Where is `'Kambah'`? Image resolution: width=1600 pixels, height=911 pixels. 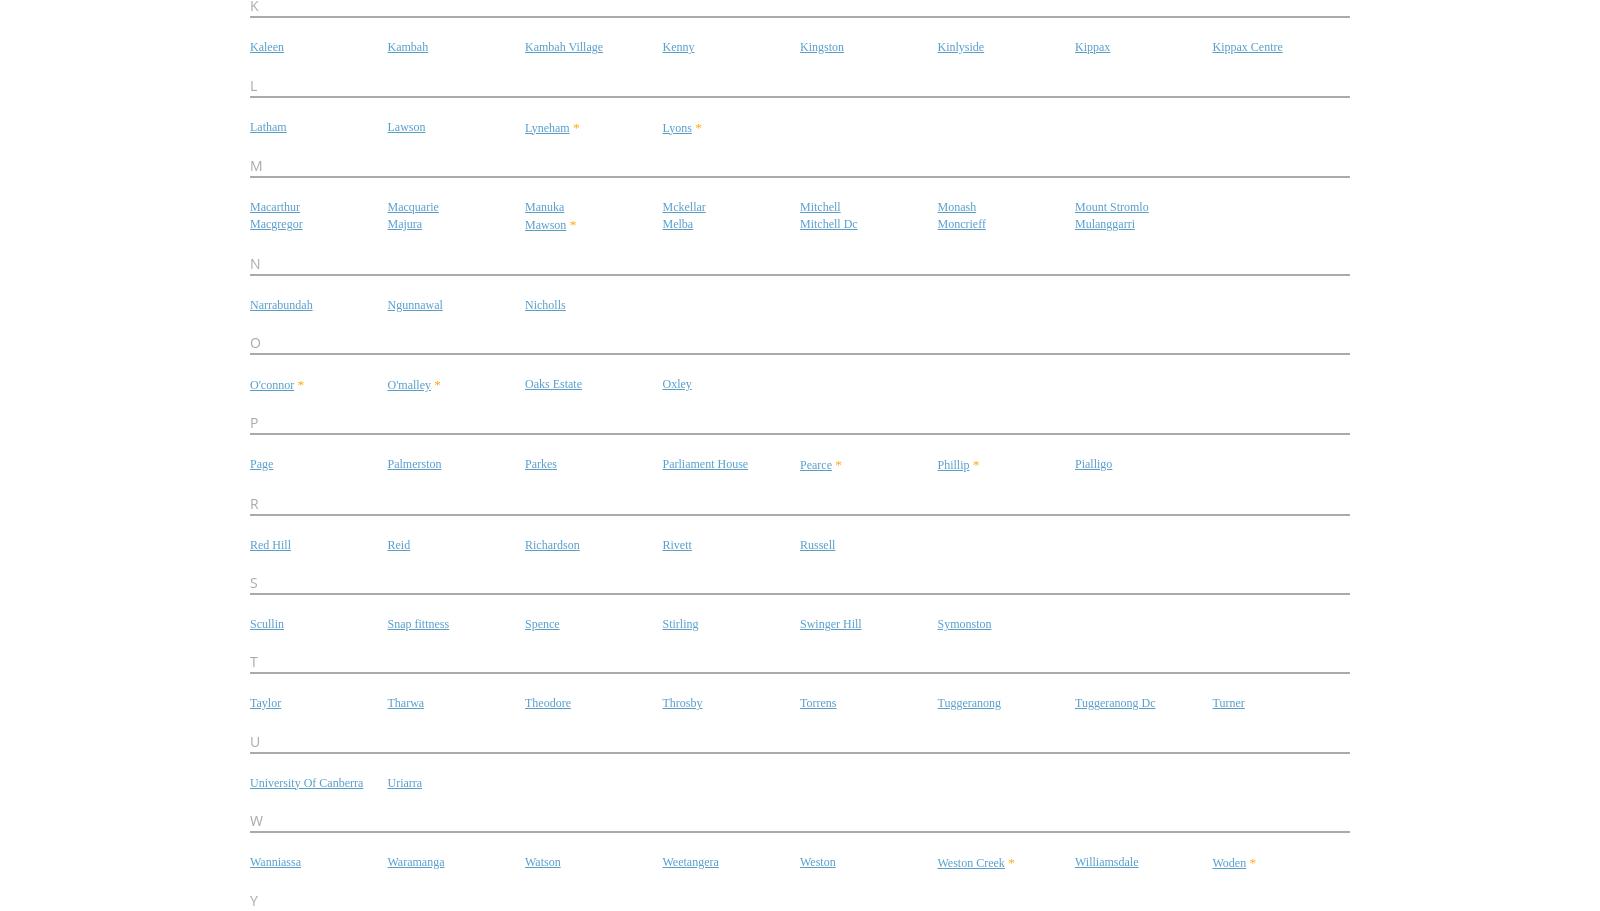 'Kambah' is located at coordinates (406, 46).